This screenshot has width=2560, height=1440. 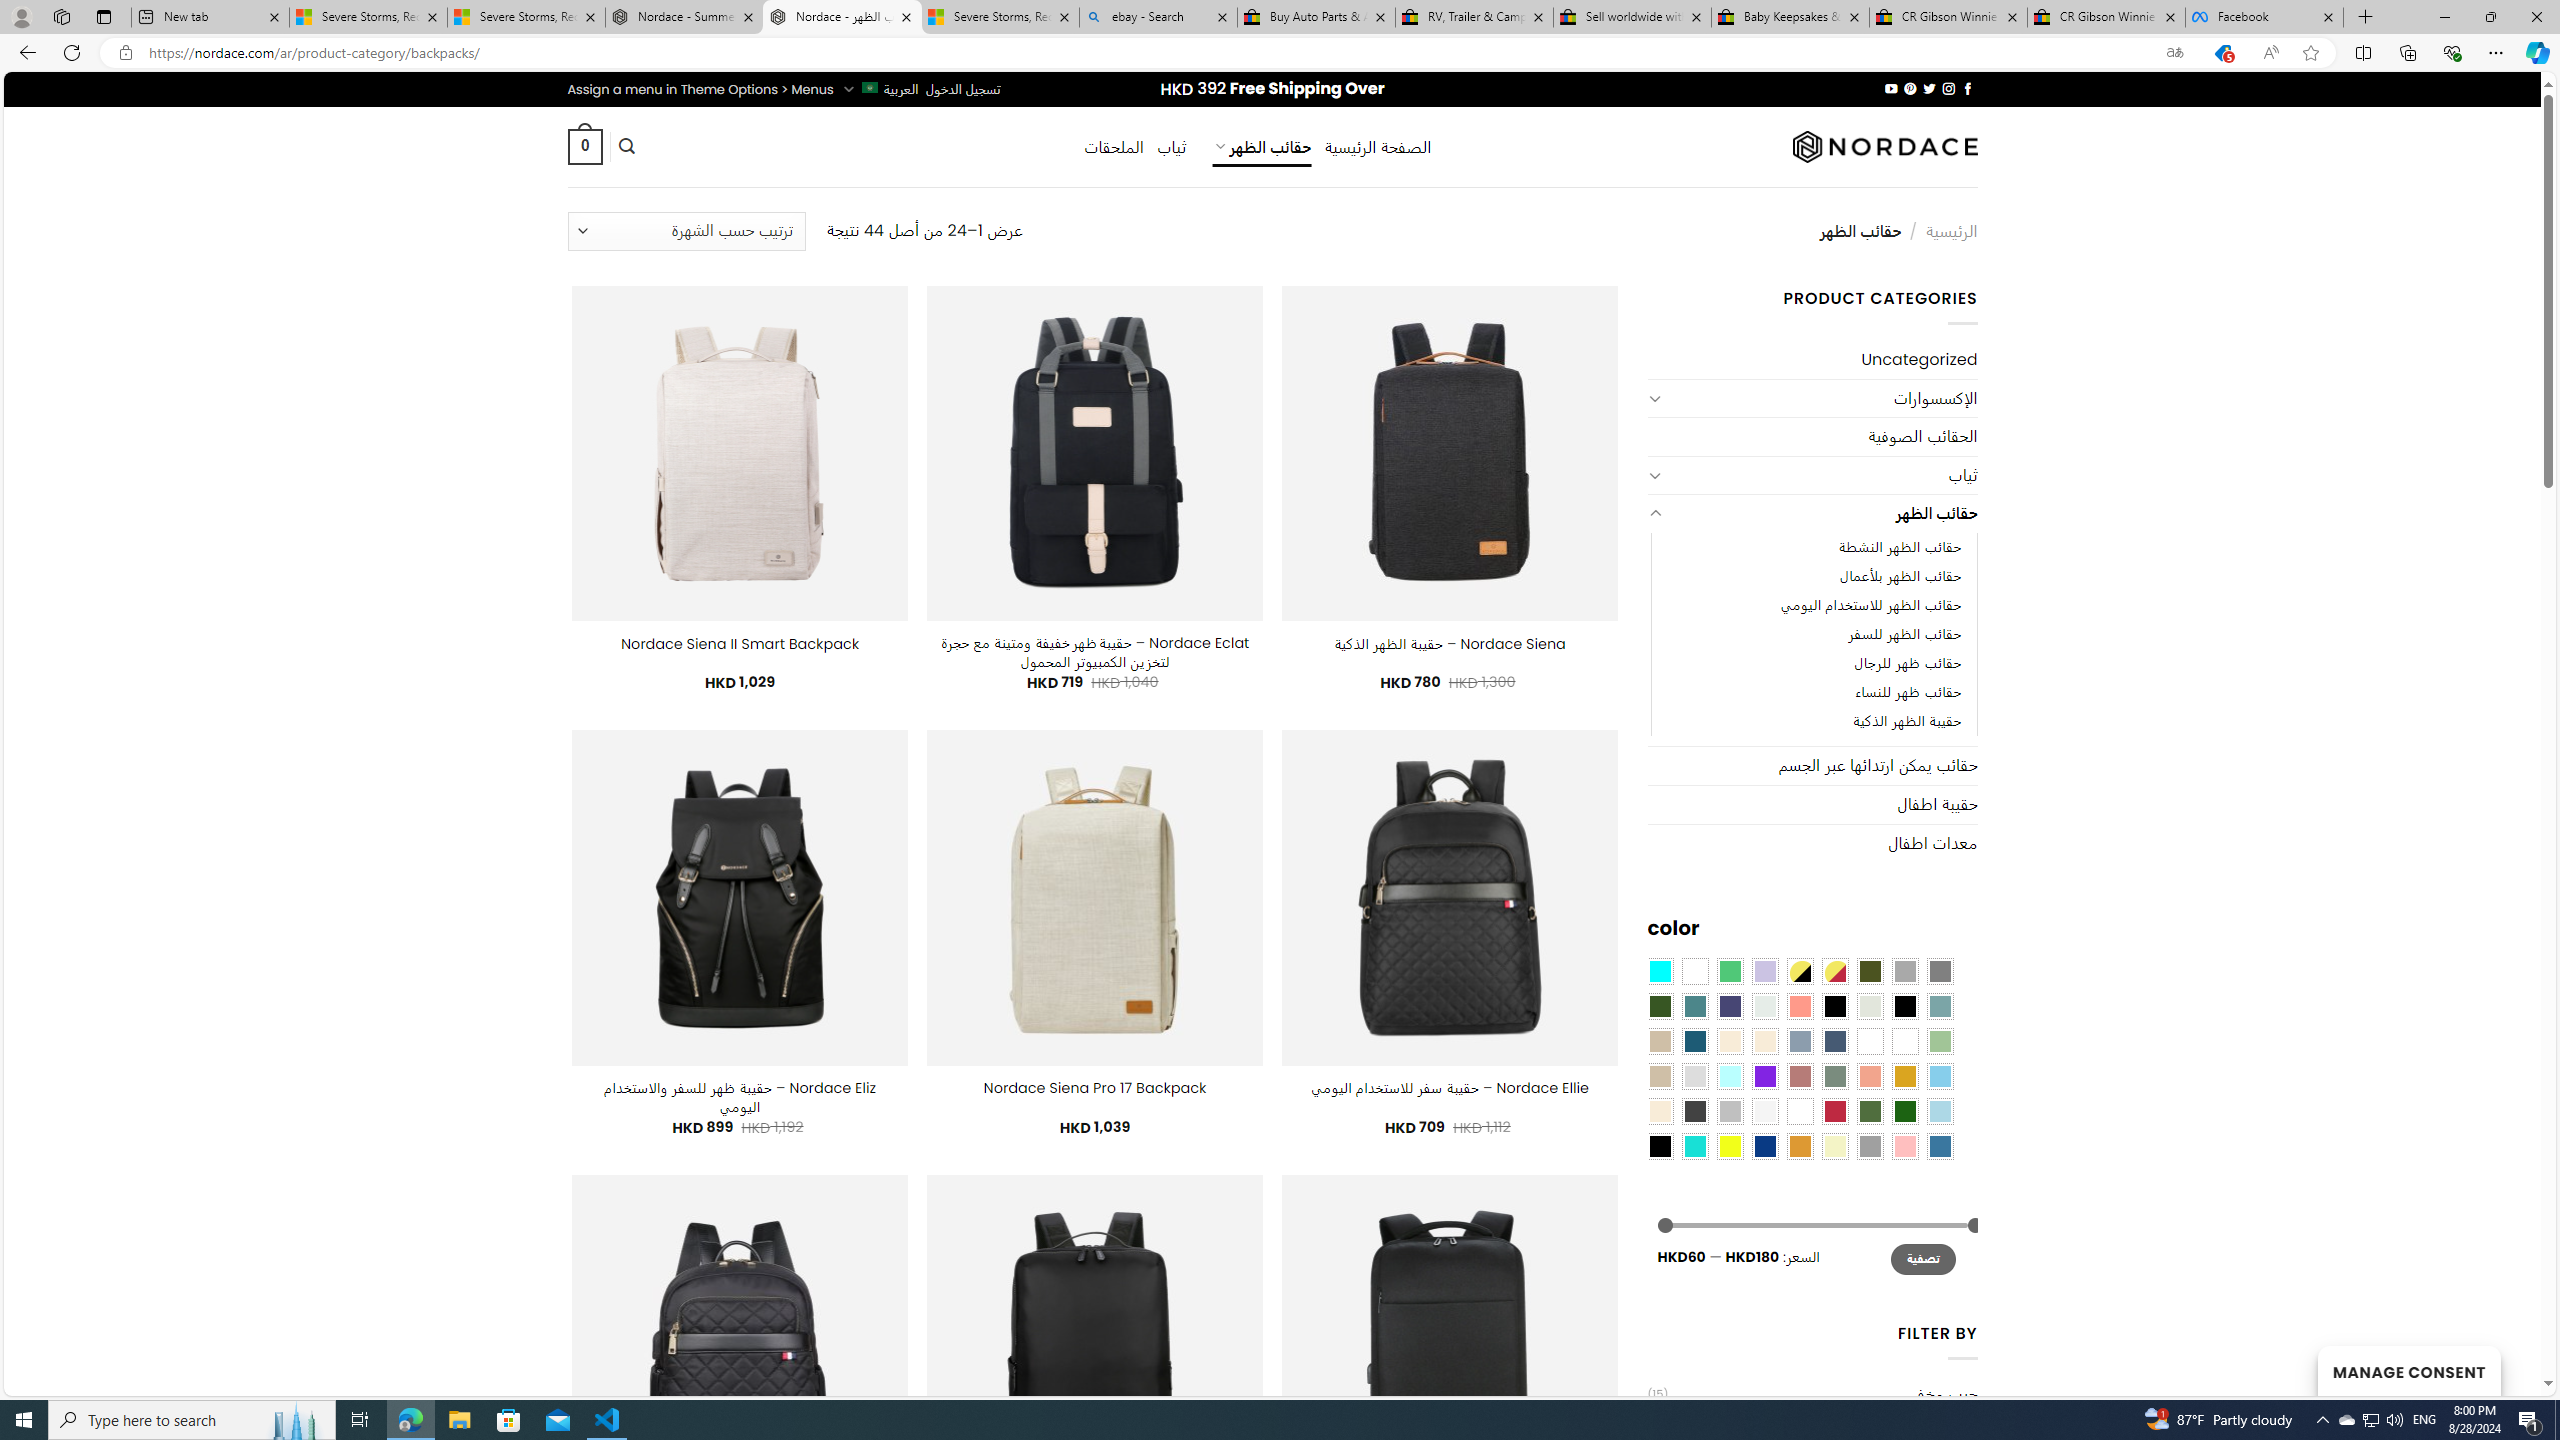 What do you see at coordinates (1834, 969) in the screenshot?
I see `'Yellow-Red'` at bounding box center [1834, 969].